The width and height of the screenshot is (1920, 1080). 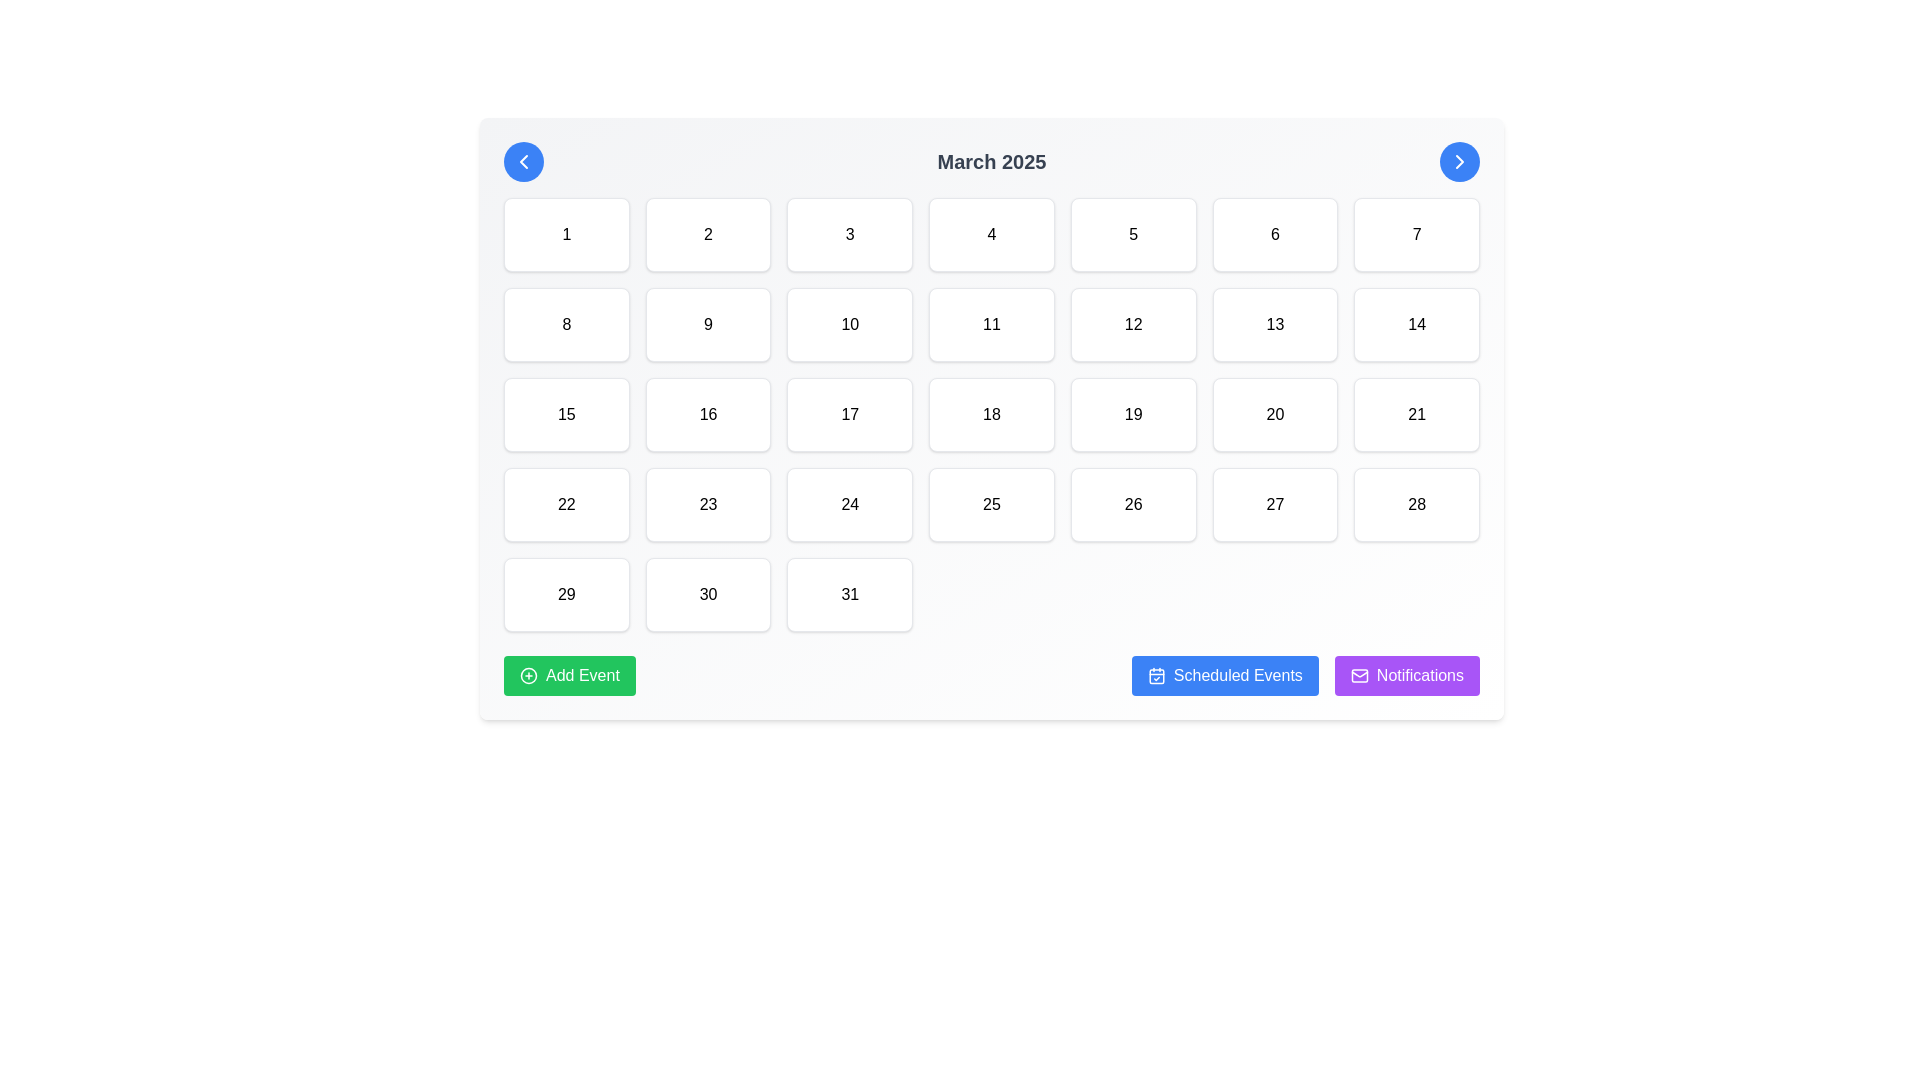 I want to click on the rectangle element within the SVG illustration that is part of the 'Scheduled Events' icon, located adjacent to the 'Notifications' button in the bottom right-hand side of the interface, so click(x=1156, y=675).